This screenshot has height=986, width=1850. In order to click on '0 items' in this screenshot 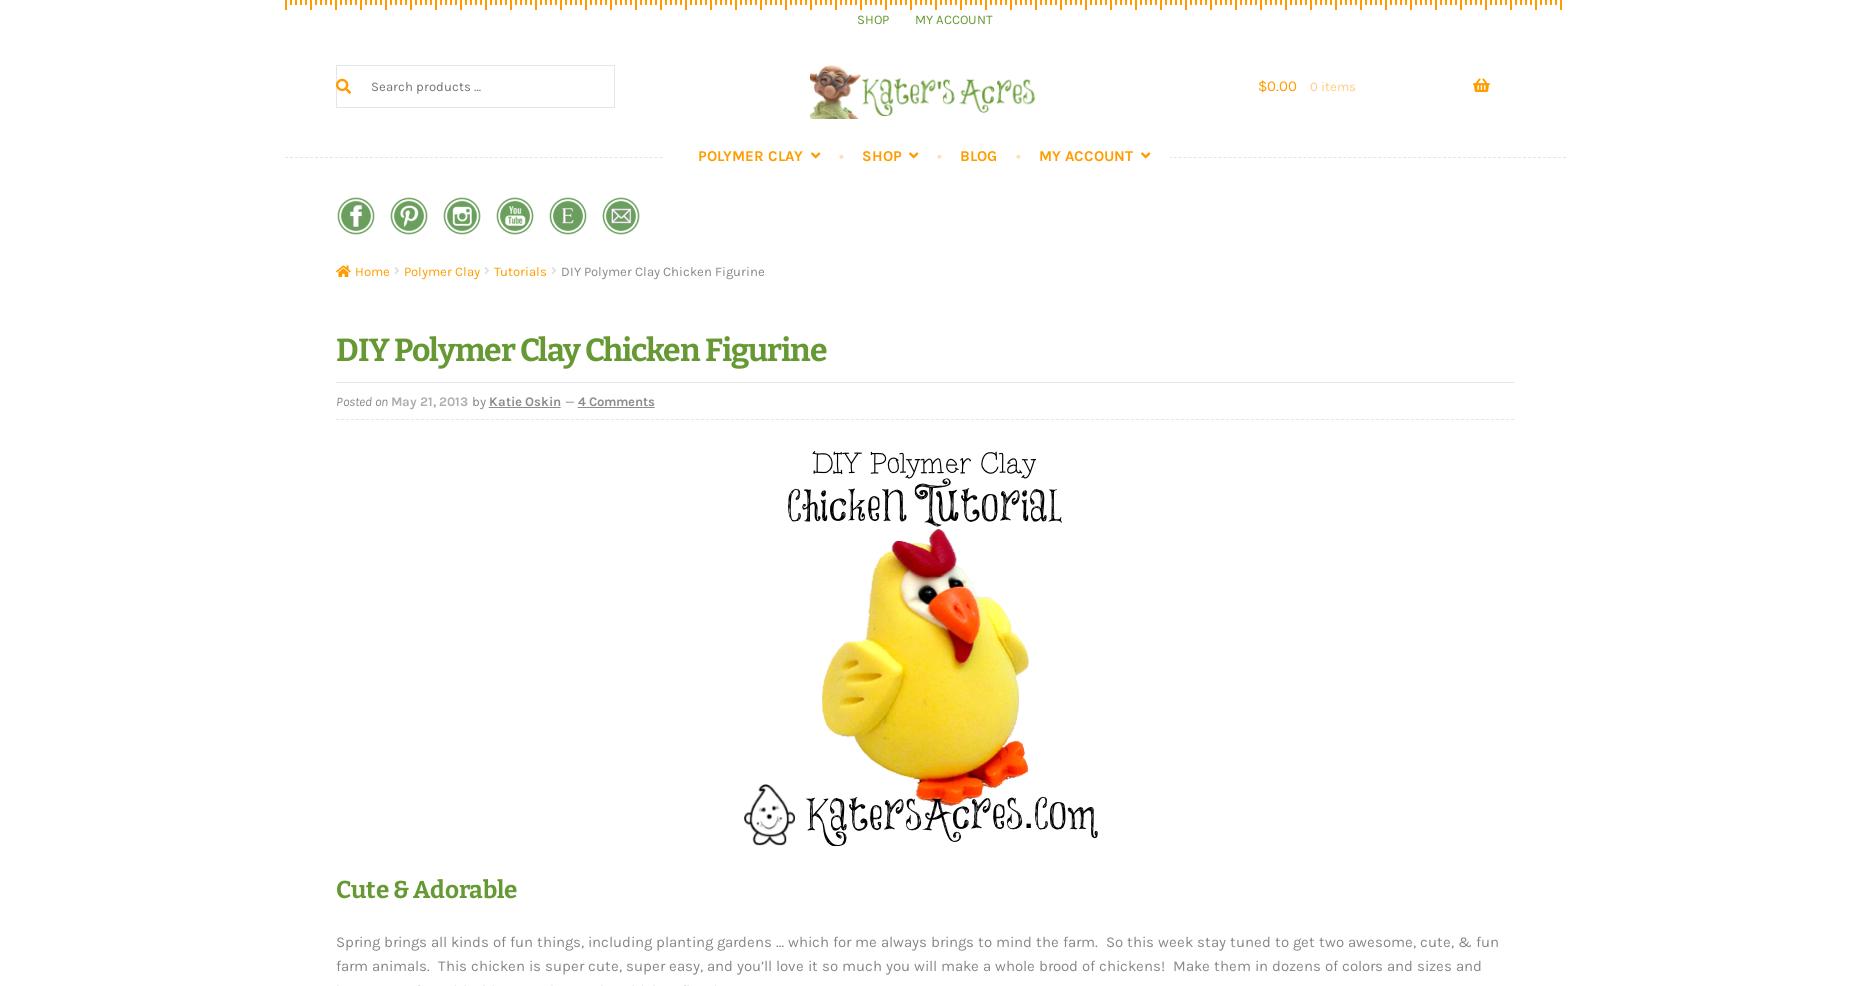, I will do `click(1308, 86)`.